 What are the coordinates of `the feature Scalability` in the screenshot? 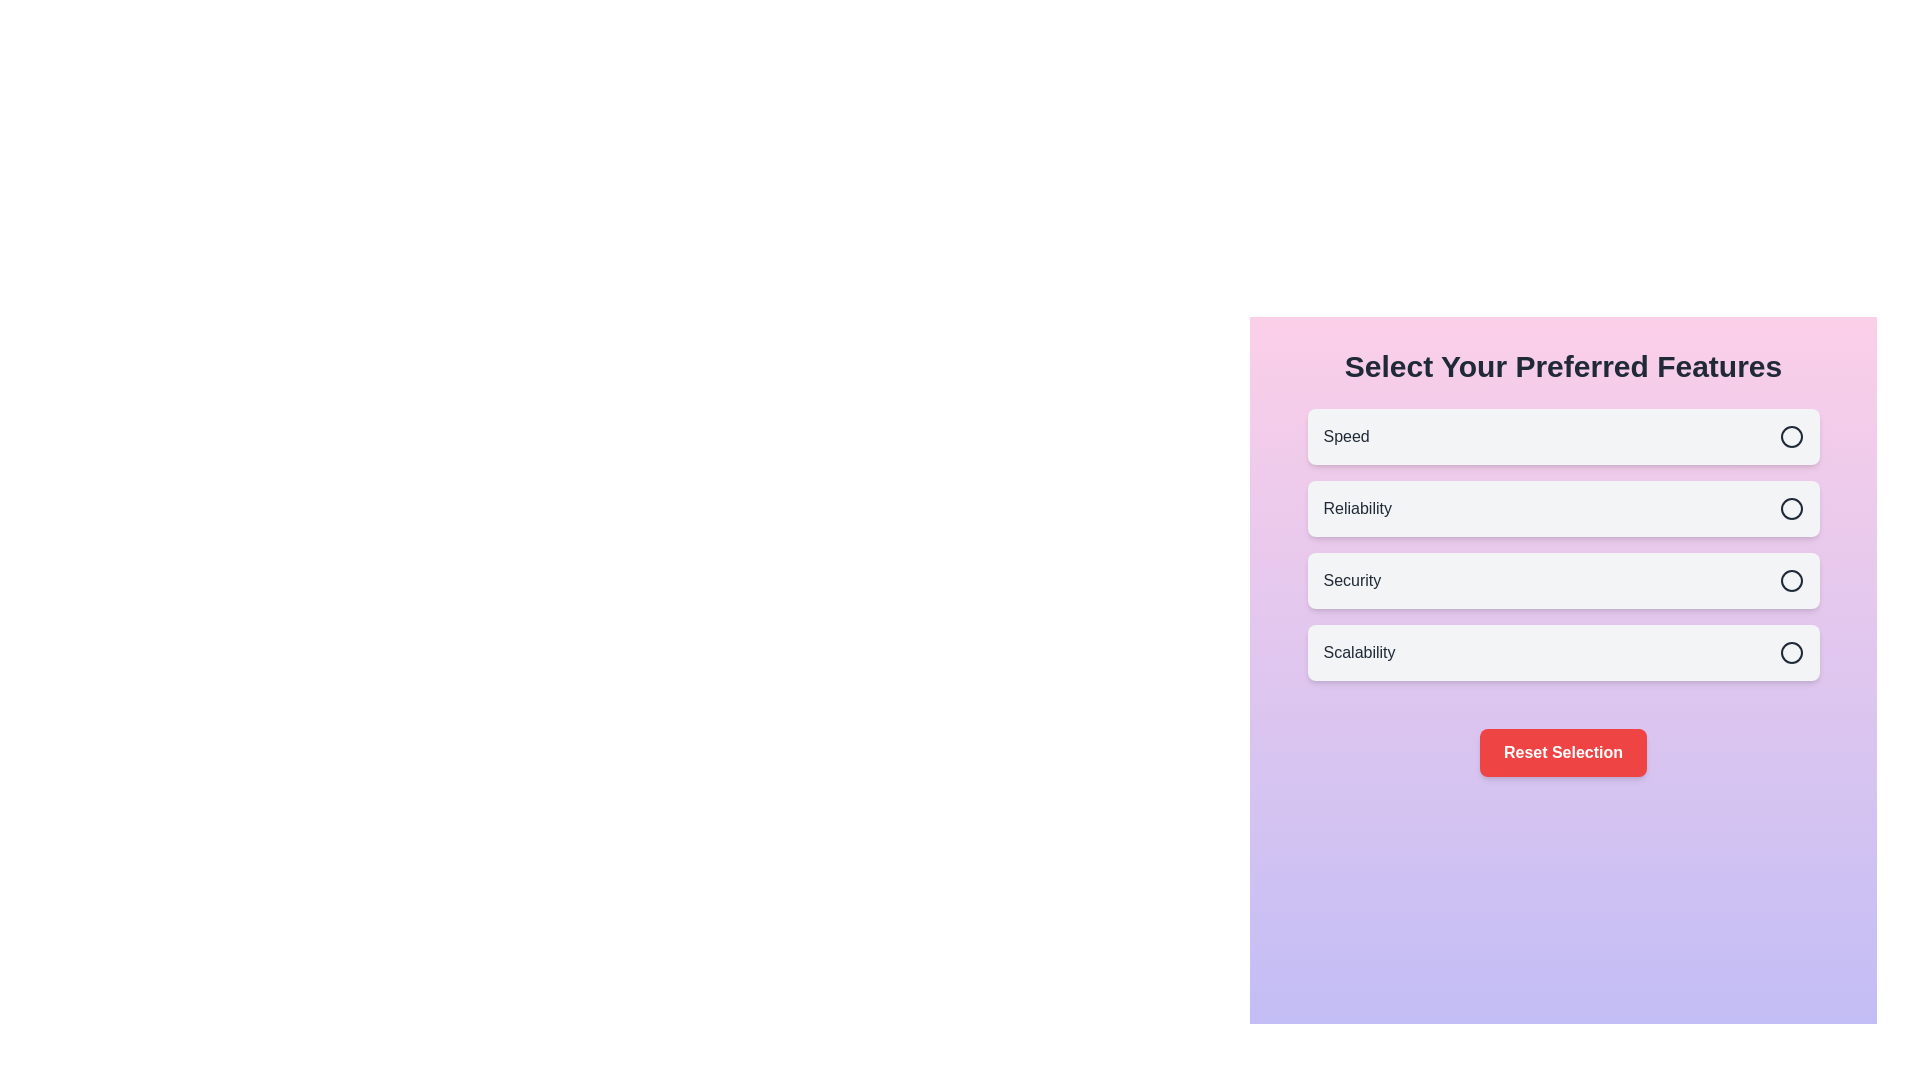 It's located at (1562, 652).